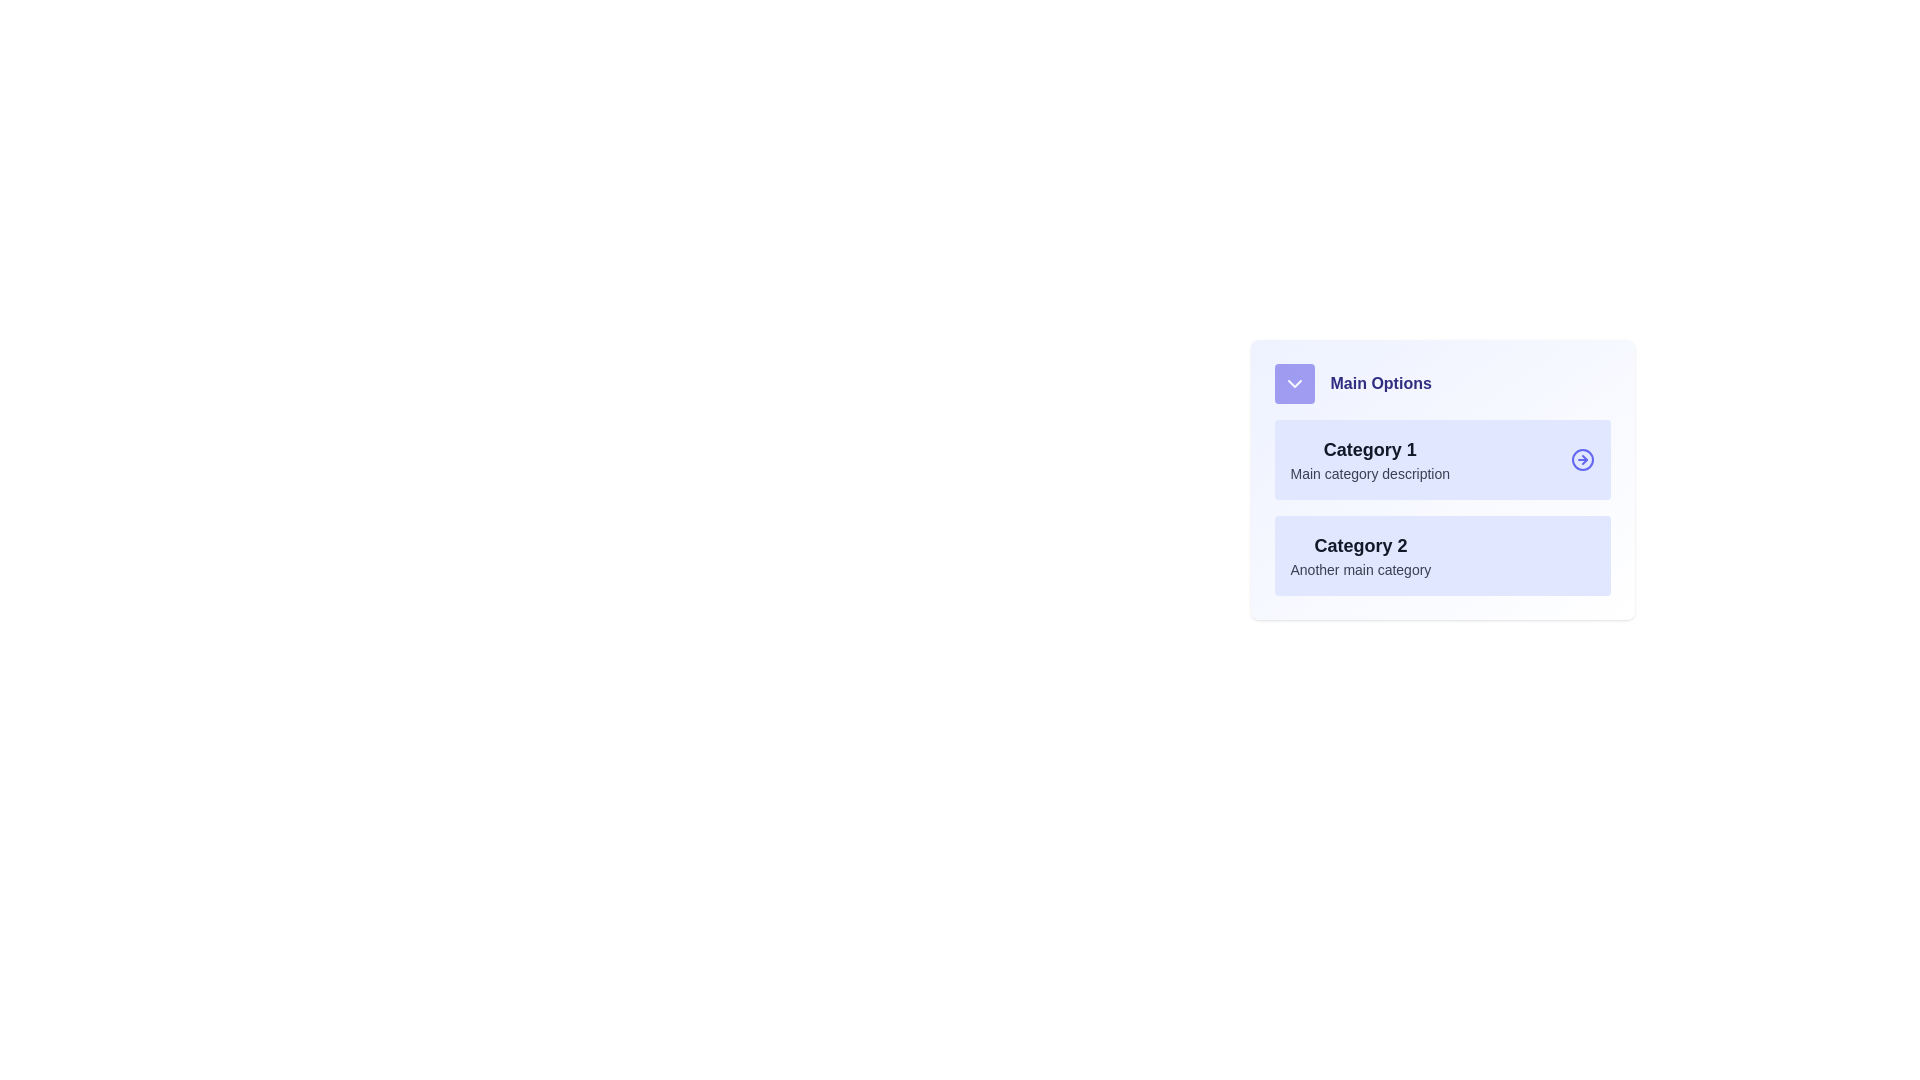 This screenshot has width=1920, height=1080. What do you see at coordinates (1369, 474) in the screenshot?
I see `the text label that contains 'Main category description', located below 'Category 1' in the top-right section of the interface` at bounding box center [1369, 474].